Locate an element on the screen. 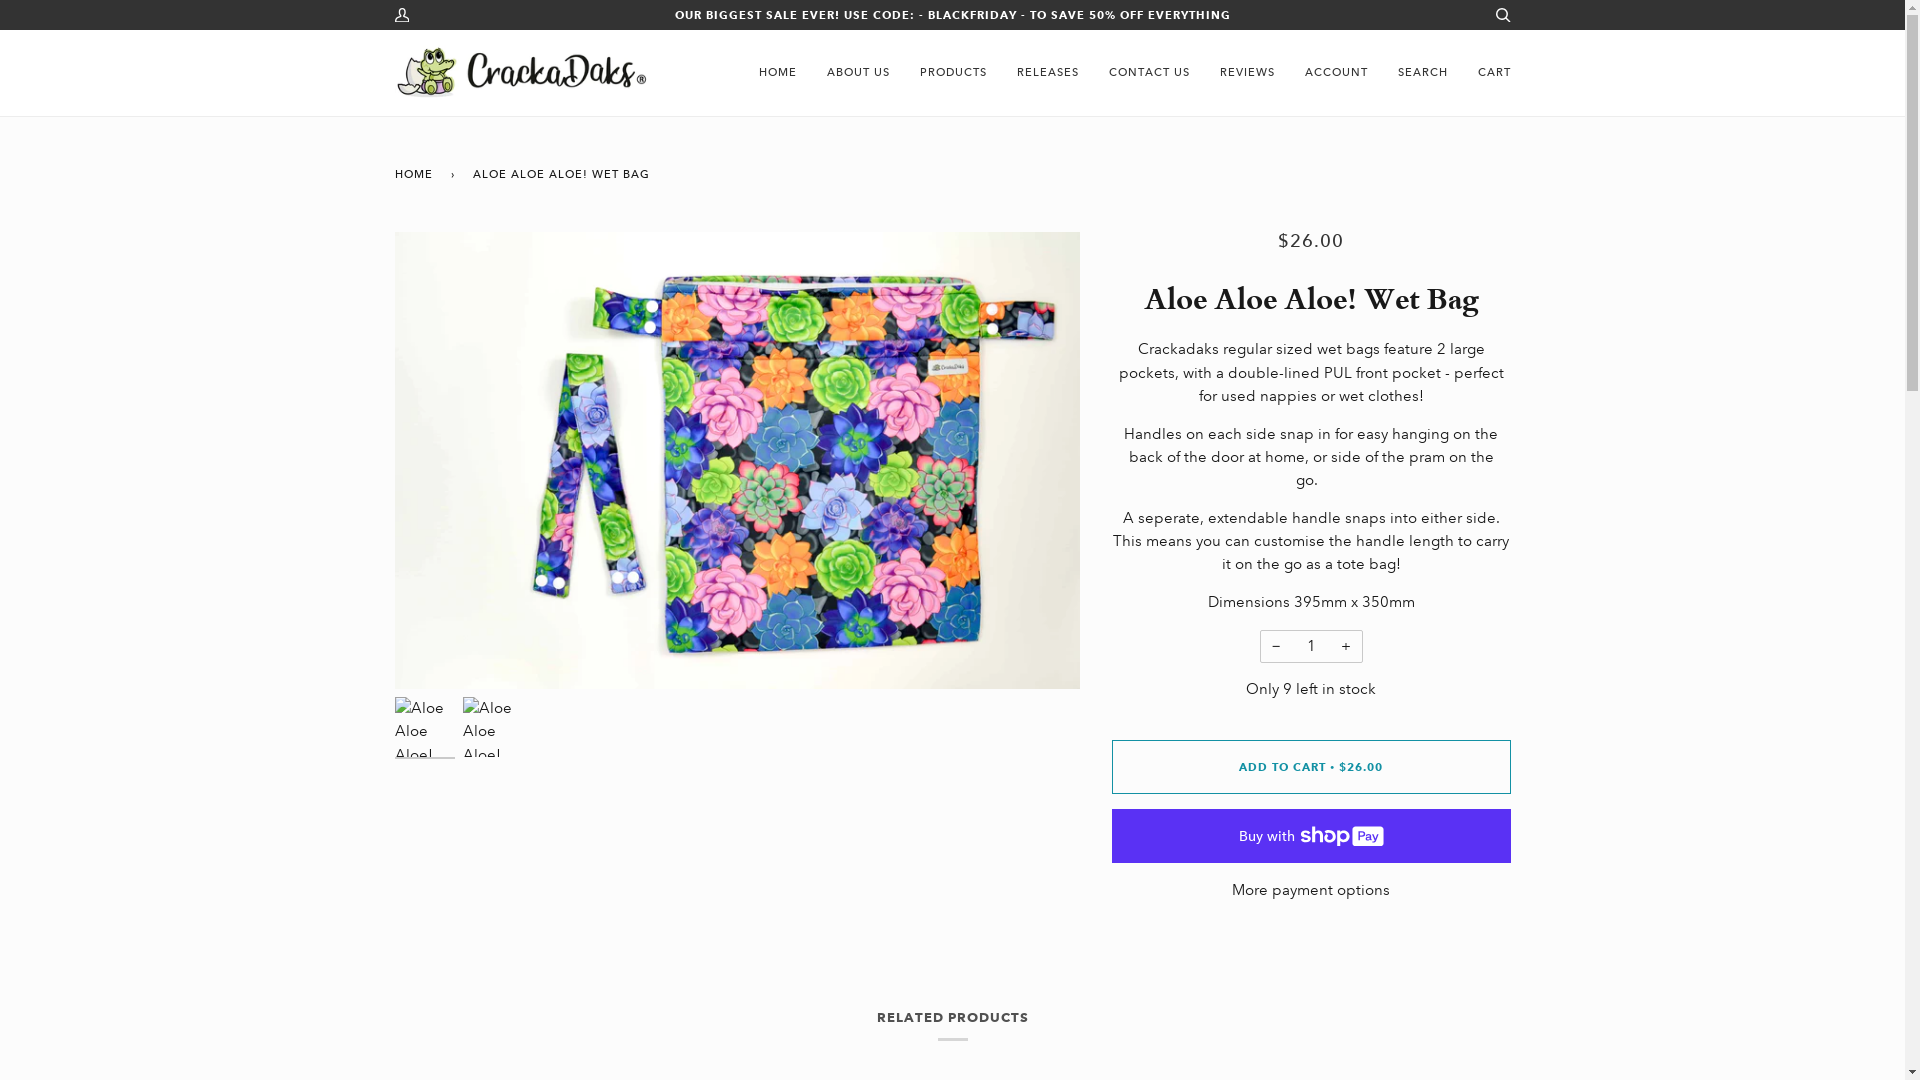 The width and height of the screenshot is (1920, 1080). 'ACCOUNT' is located at coordinates (1336, 72).